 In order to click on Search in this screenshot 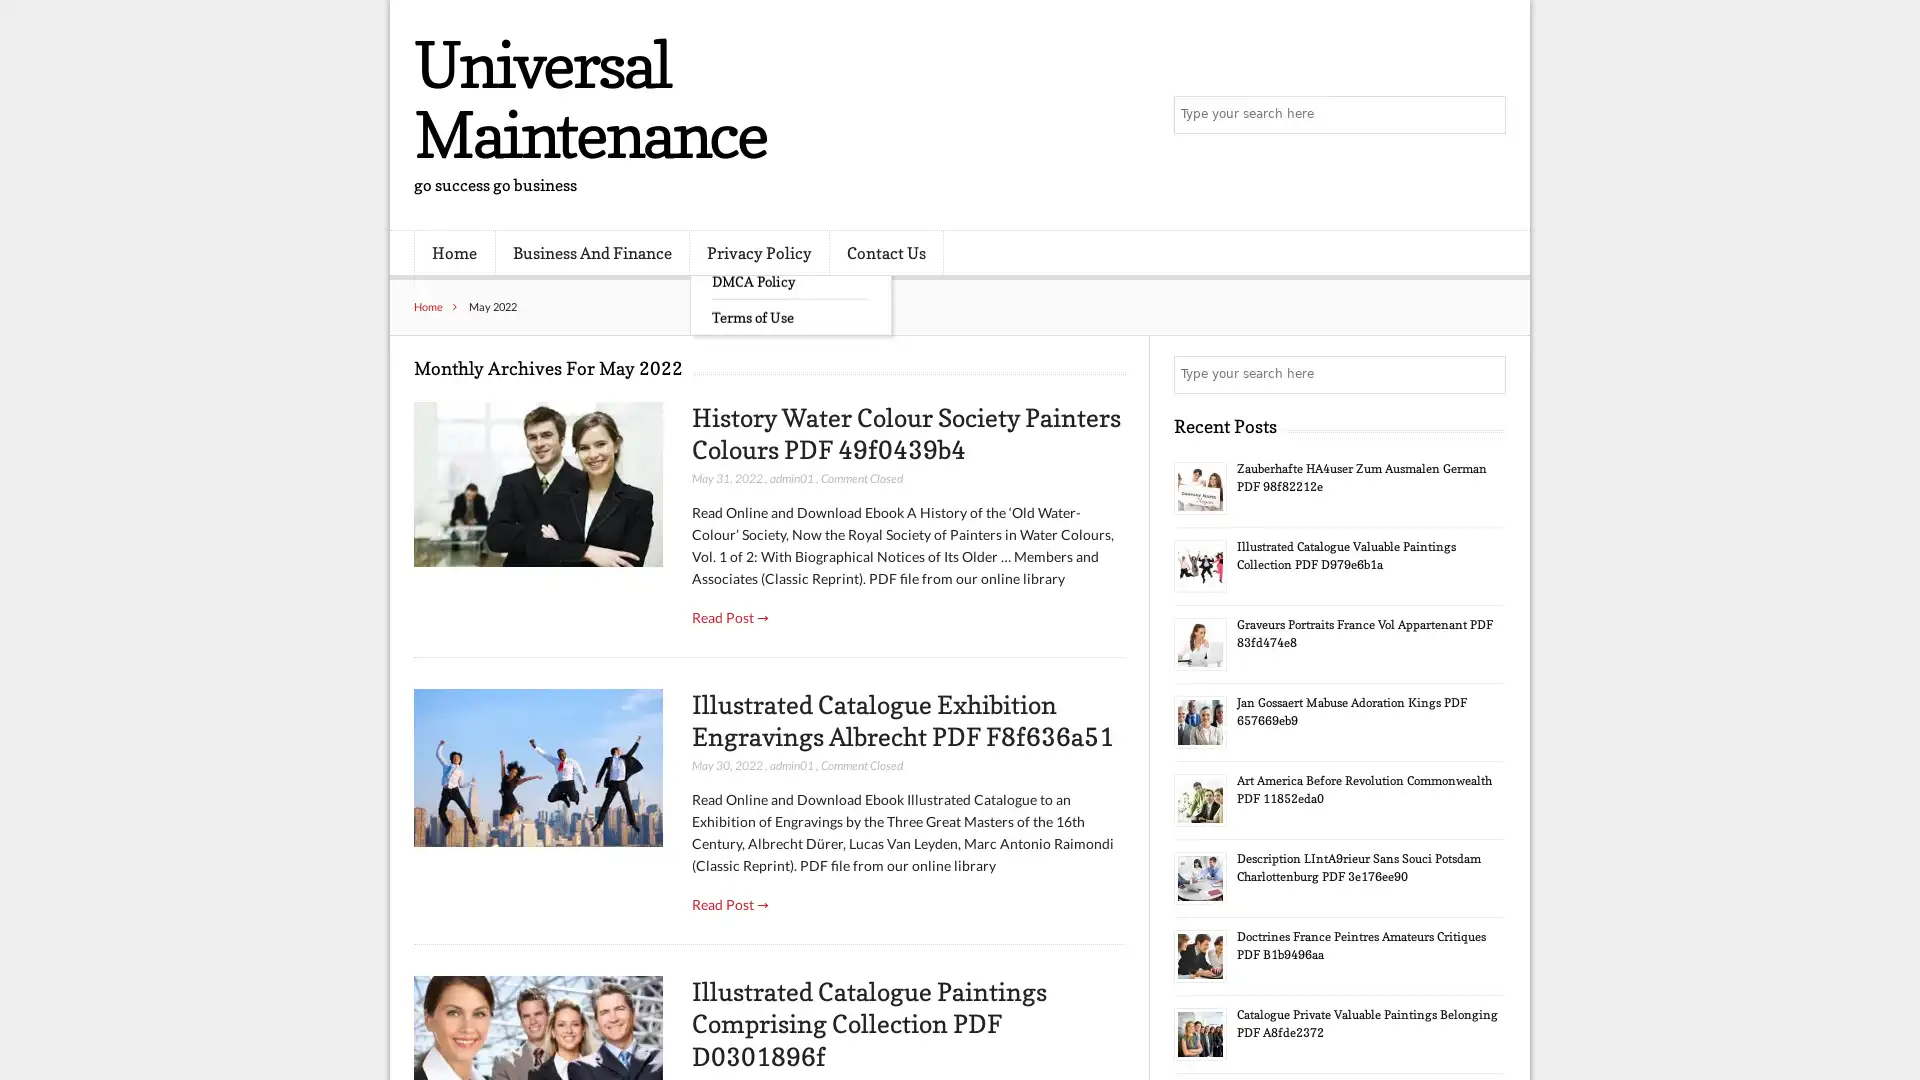, I will do `click(1485, 374)`.